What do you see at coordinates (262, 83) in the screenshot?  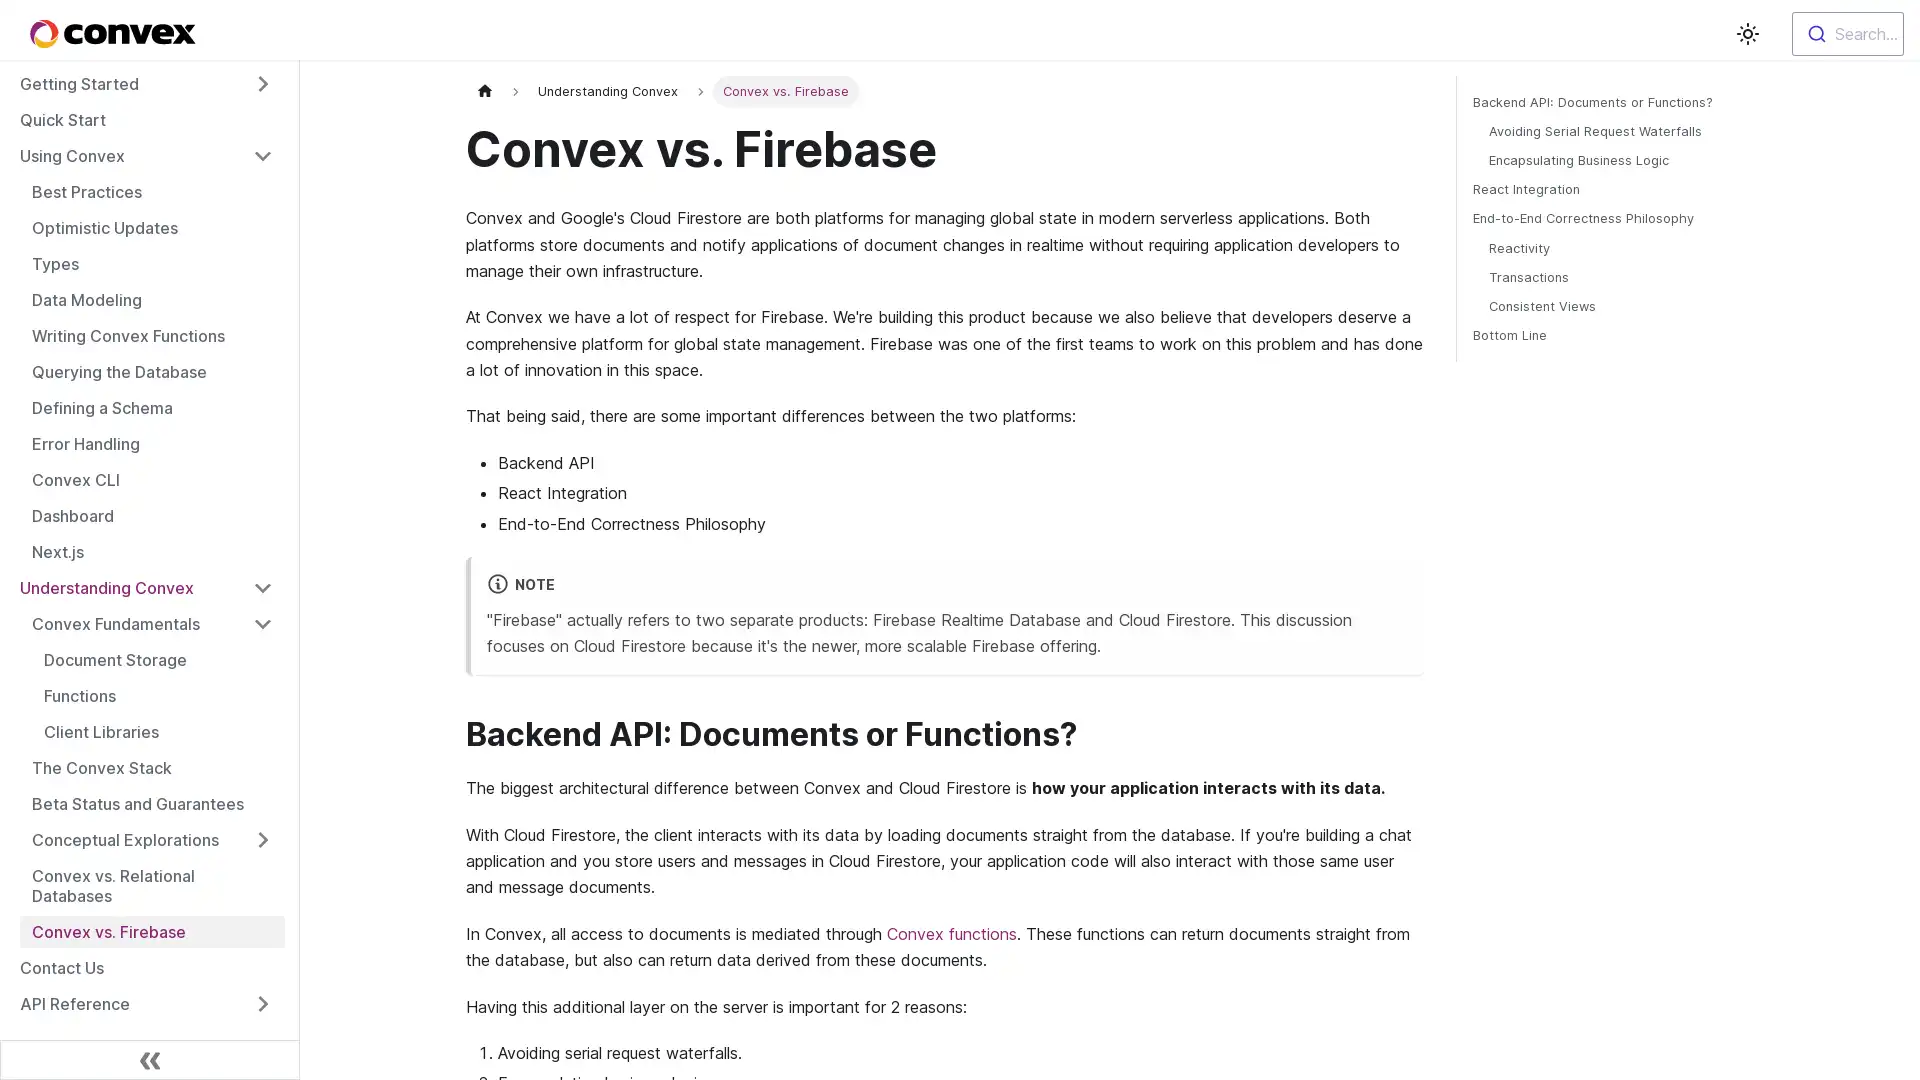 I see `Toggle the collapsible sidebar category 'Getting Started'` at bounding box center [262, 83].